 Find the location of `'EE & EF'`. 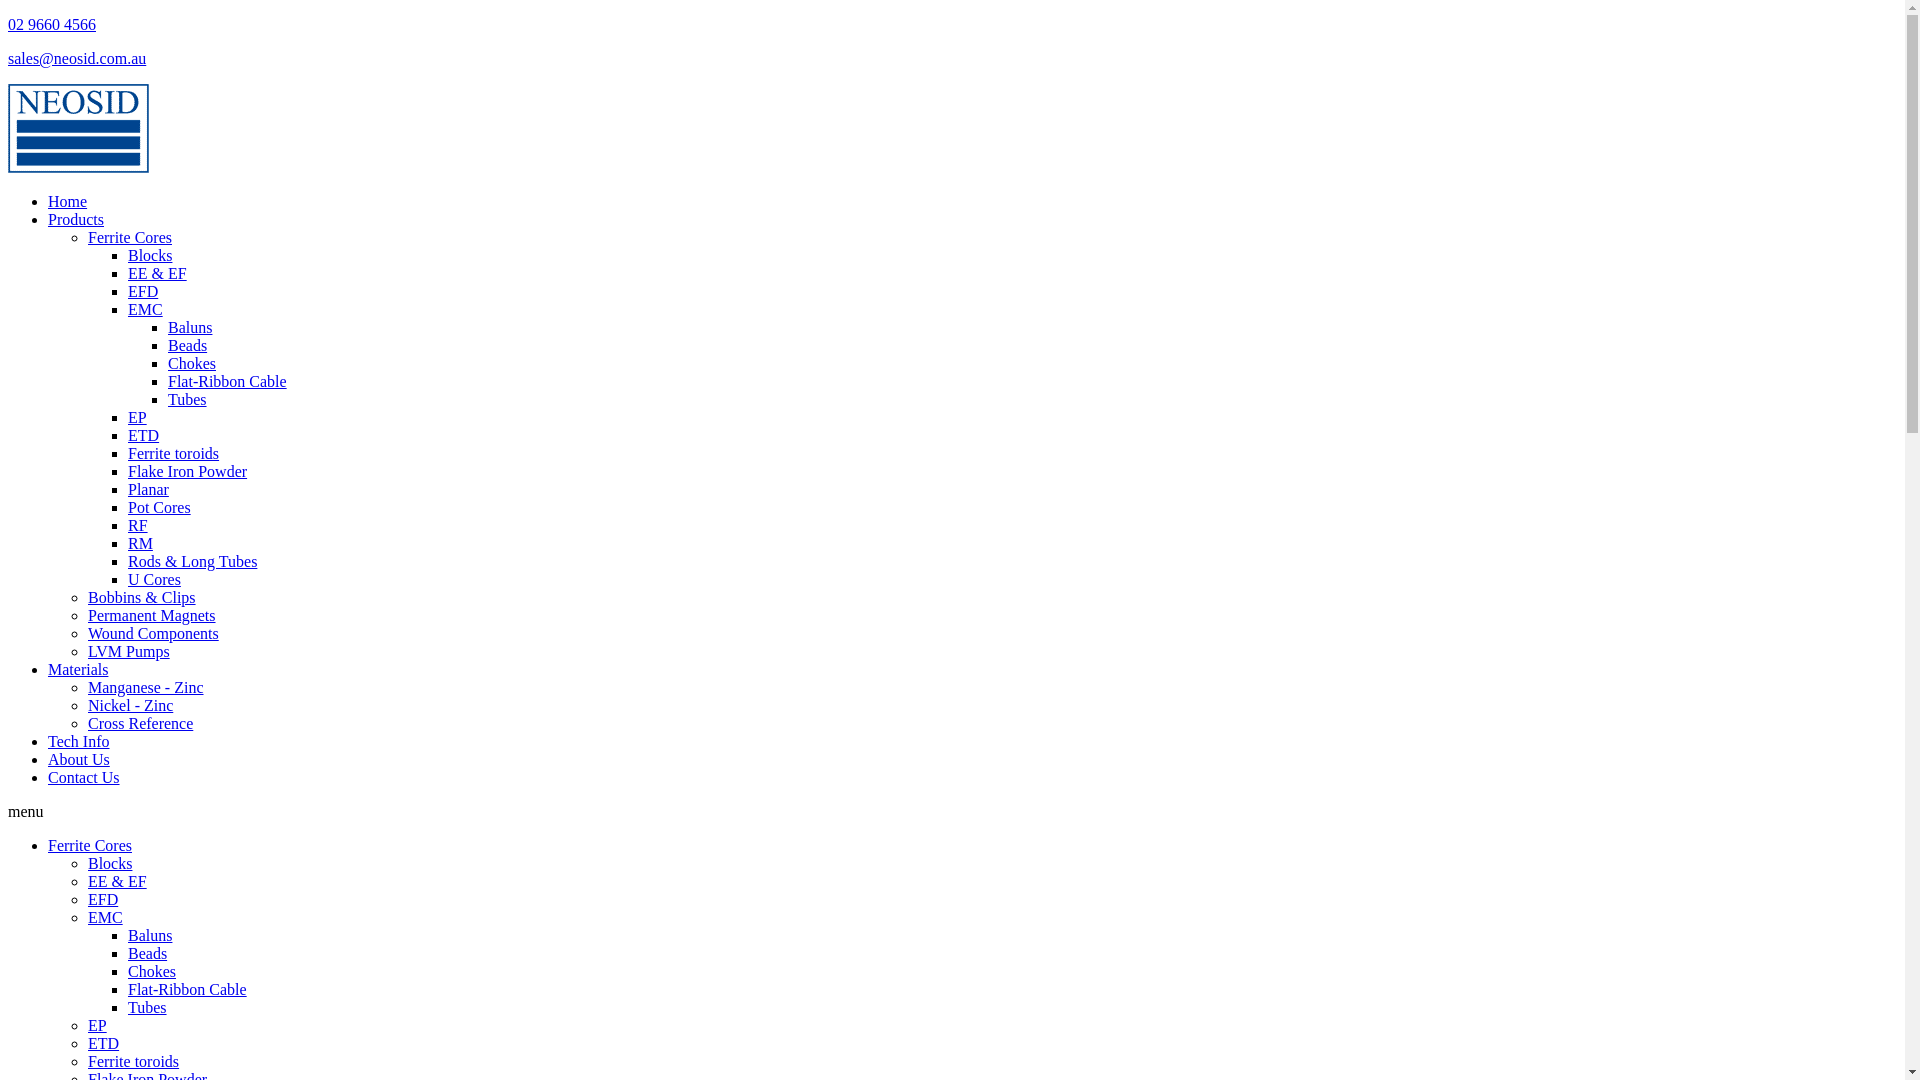

'EE & EF' is located at coordinates (156, 273).